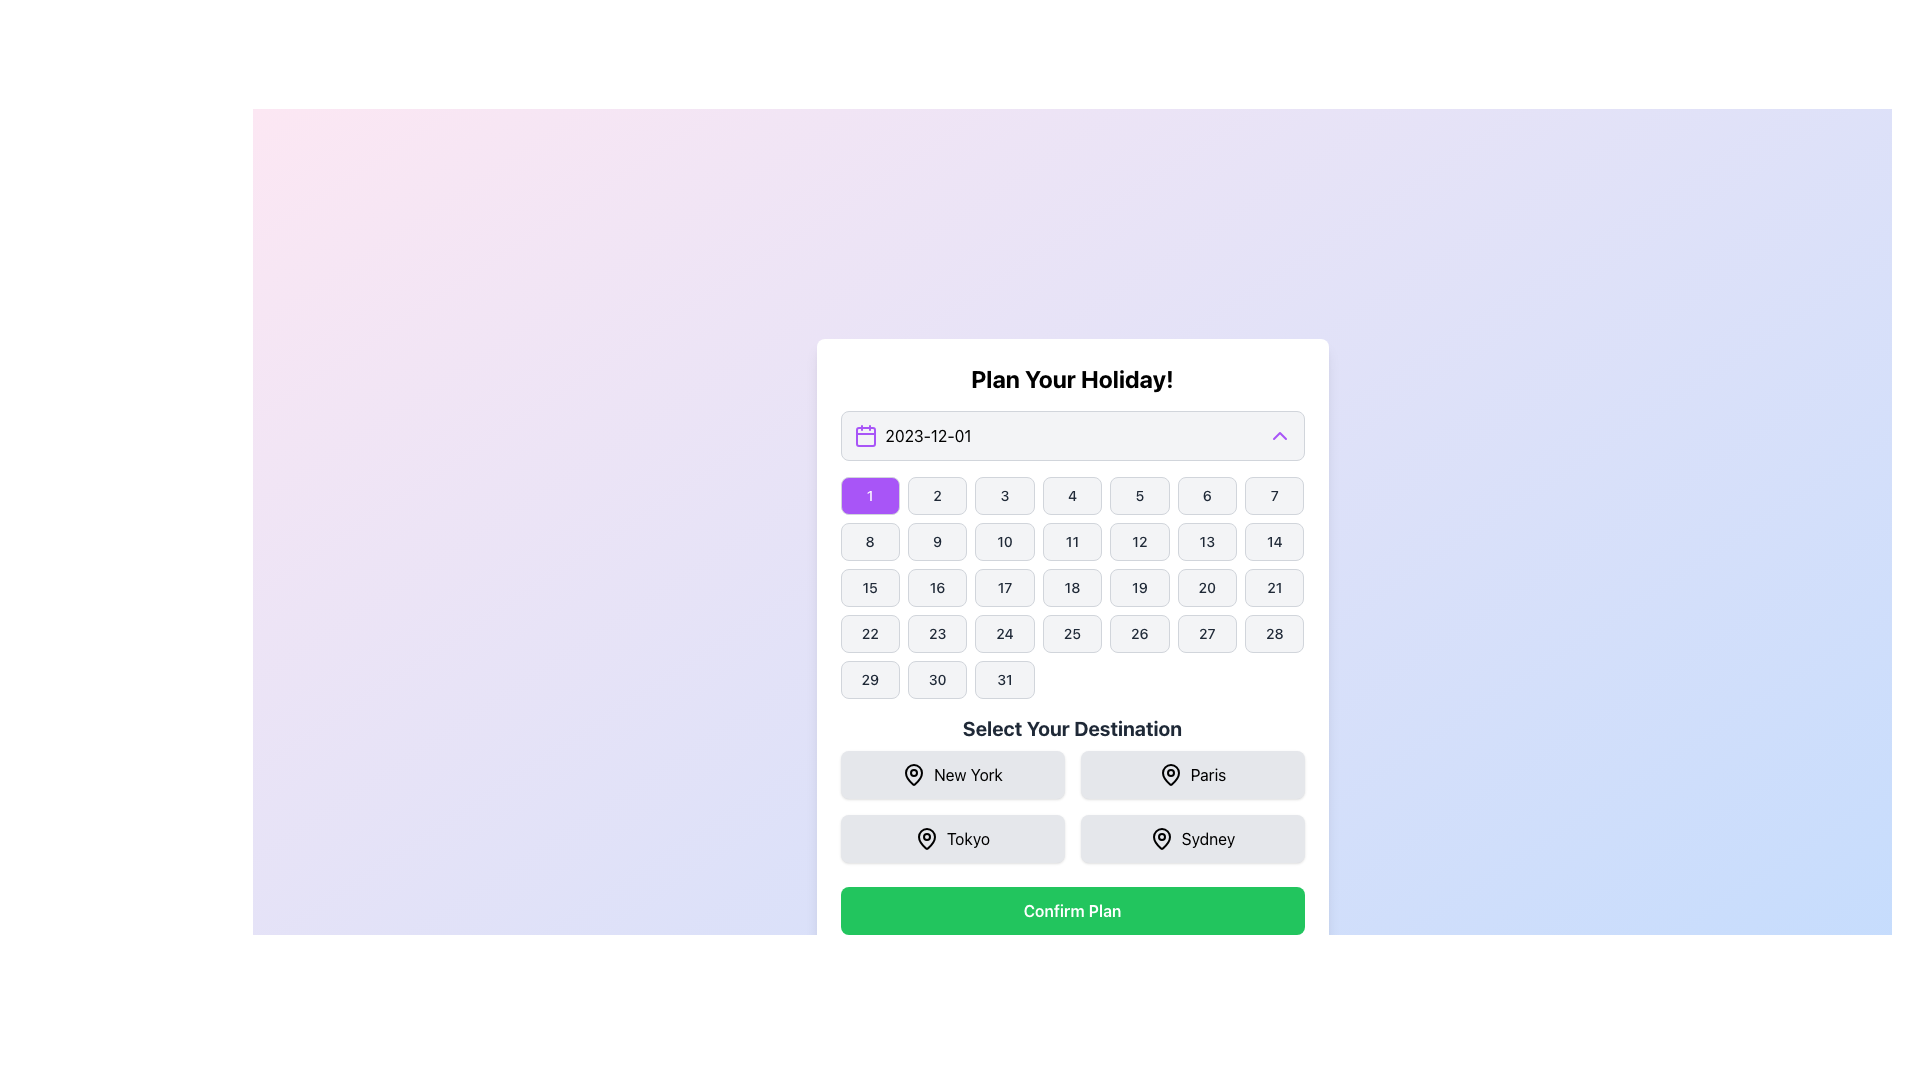 Image resolution: width=1920 pixels, height=1080 pixels. What do you see at coordinates (1071, 633) in the screenshot?
I see `the selectable day button in the calendar interface located below the 'Plan Your Holiday!' heading` at bounding box center [1071, 633].